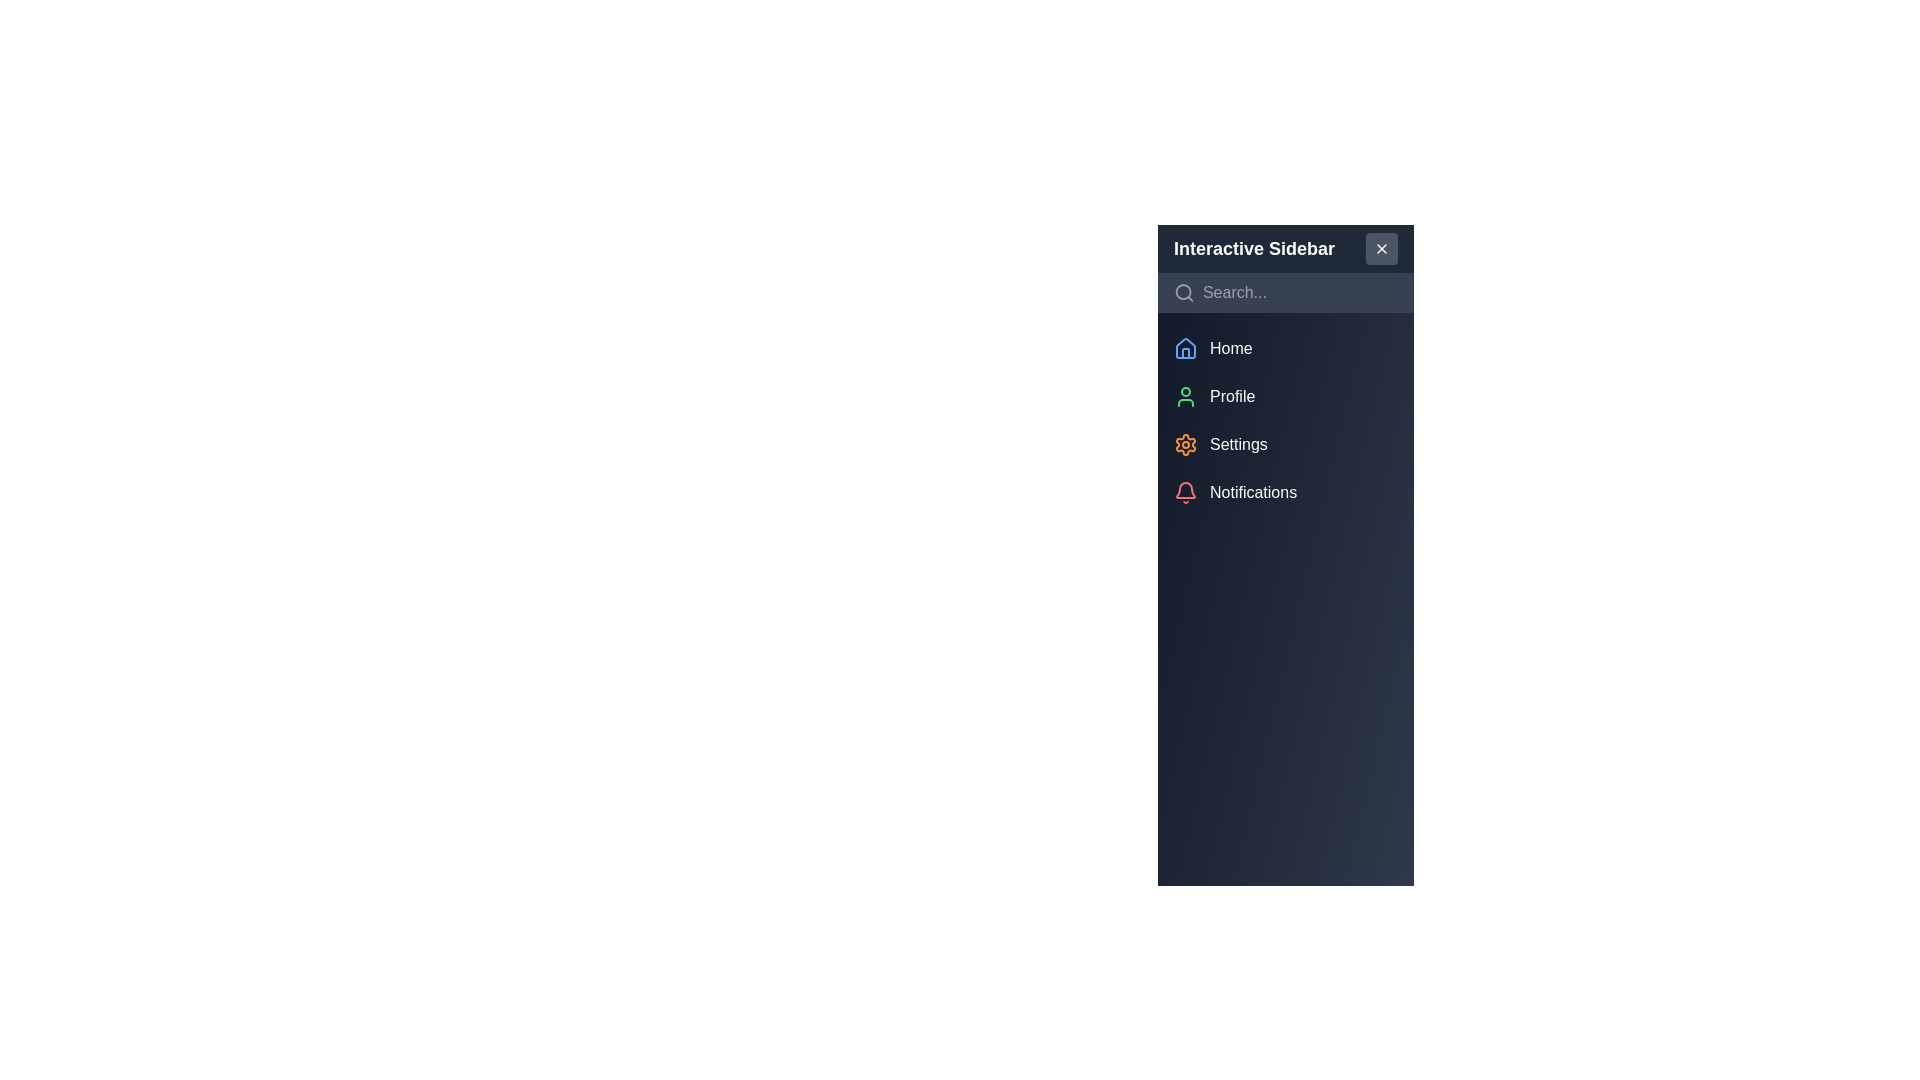 This screenshot has width=1920, height=1080. What do you see at coordinates (1185, 397) in the screenshot?
I see `the 'Profile' icon located in the sidebar menu, positioned to the left of the 'Profile' text label` at bounding box center [1185, 397].